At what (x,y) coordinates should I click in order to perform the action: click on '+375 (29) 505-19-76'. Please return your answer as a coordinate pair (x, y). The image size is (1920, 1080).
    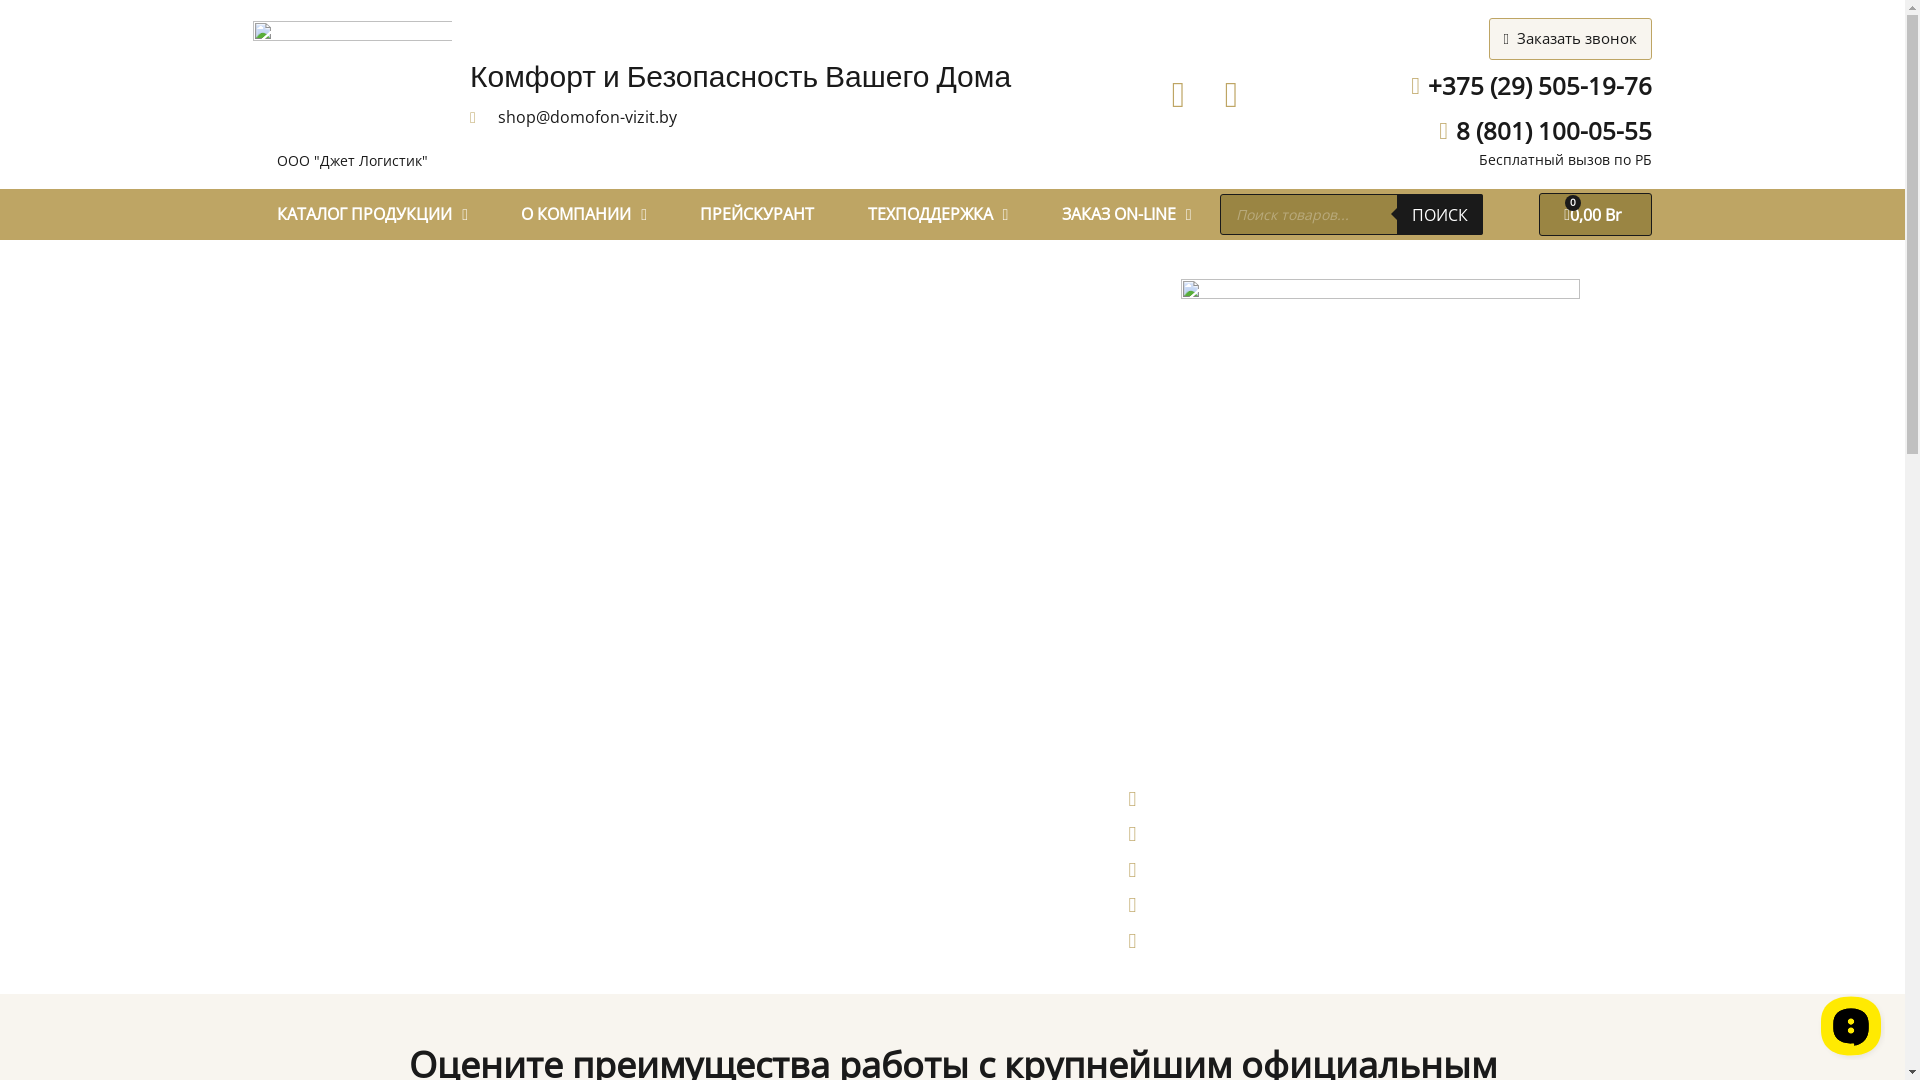
    Looking at the image, I should click on (1520, 85).